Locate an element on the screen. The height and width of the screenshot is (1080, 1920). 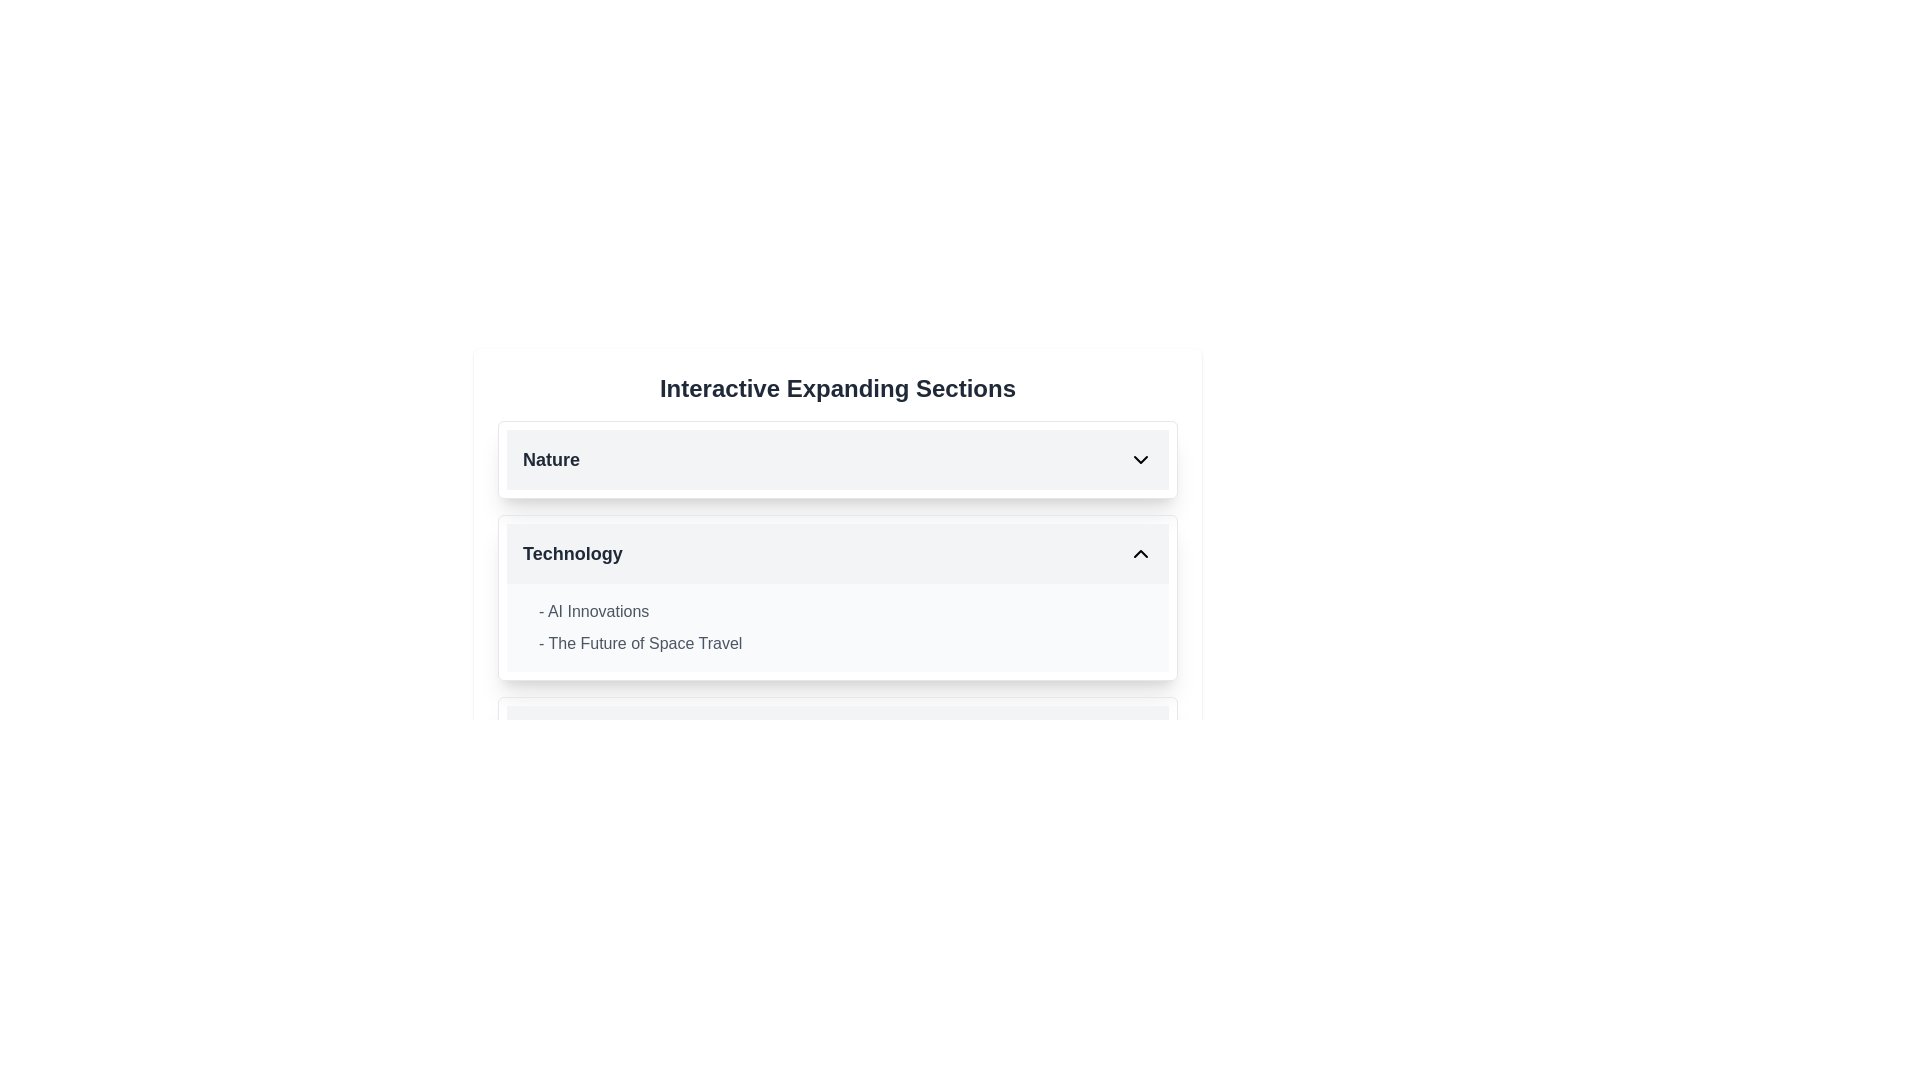
the collapsible section located below the 'Nature' section is located at coordinates (838, 521).